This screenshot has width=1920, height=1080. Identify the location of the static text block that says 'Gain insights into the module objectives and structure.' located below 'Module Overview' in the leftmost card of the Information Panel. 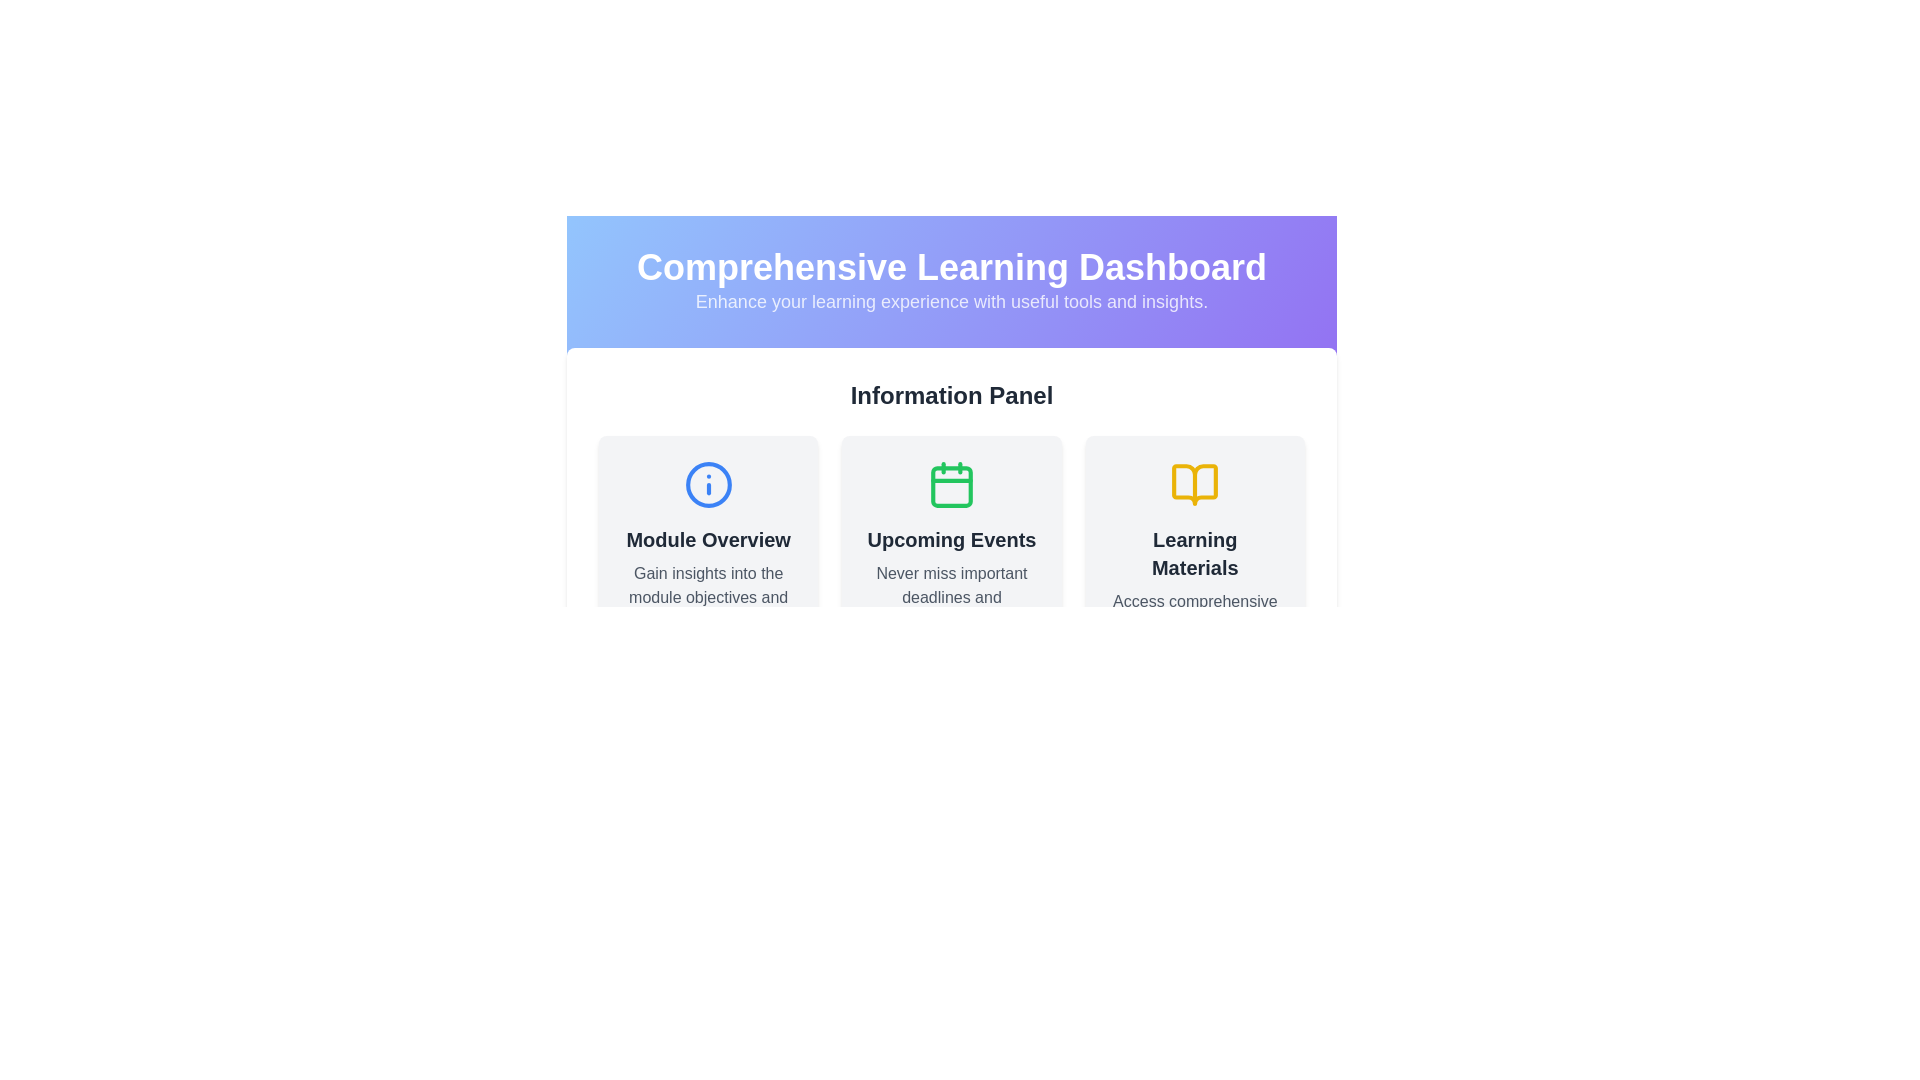
(708, 596).